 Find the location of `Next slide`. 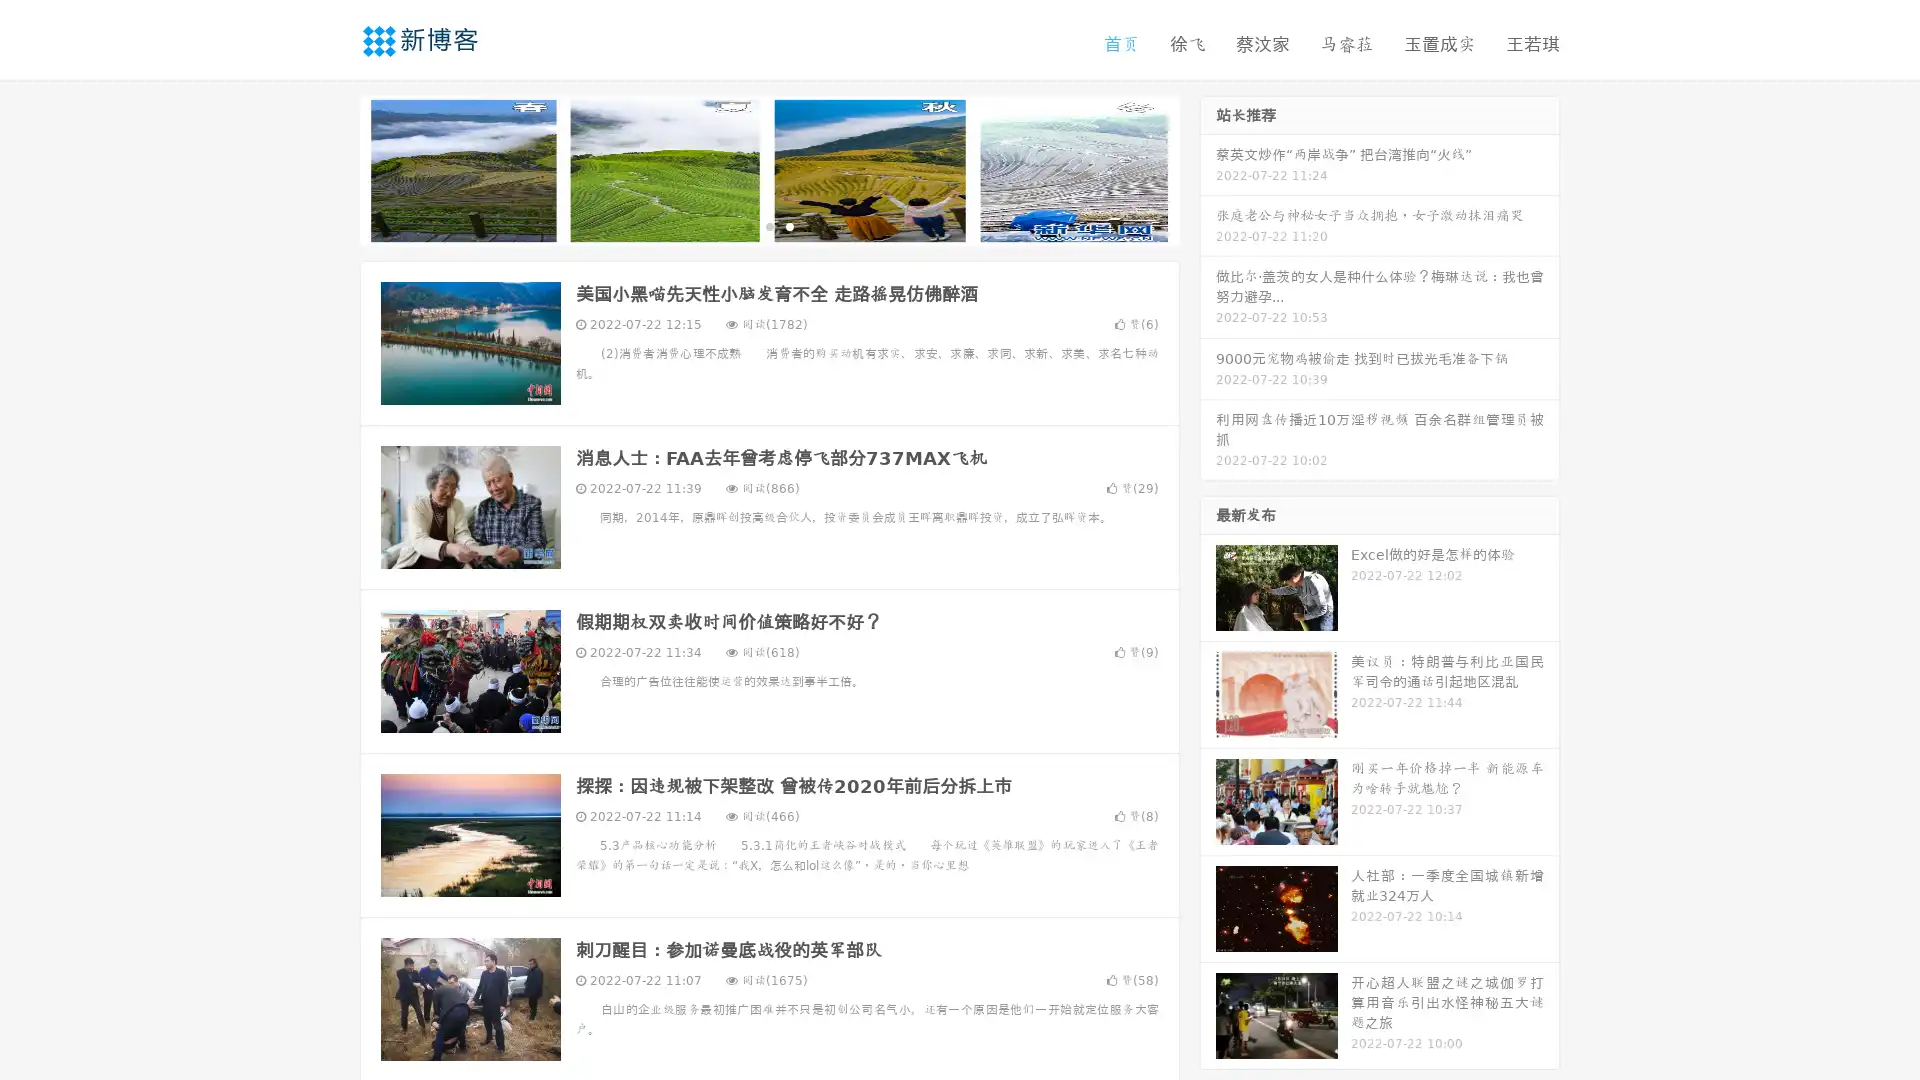

Next slide is located at coordinates (1208, 168).